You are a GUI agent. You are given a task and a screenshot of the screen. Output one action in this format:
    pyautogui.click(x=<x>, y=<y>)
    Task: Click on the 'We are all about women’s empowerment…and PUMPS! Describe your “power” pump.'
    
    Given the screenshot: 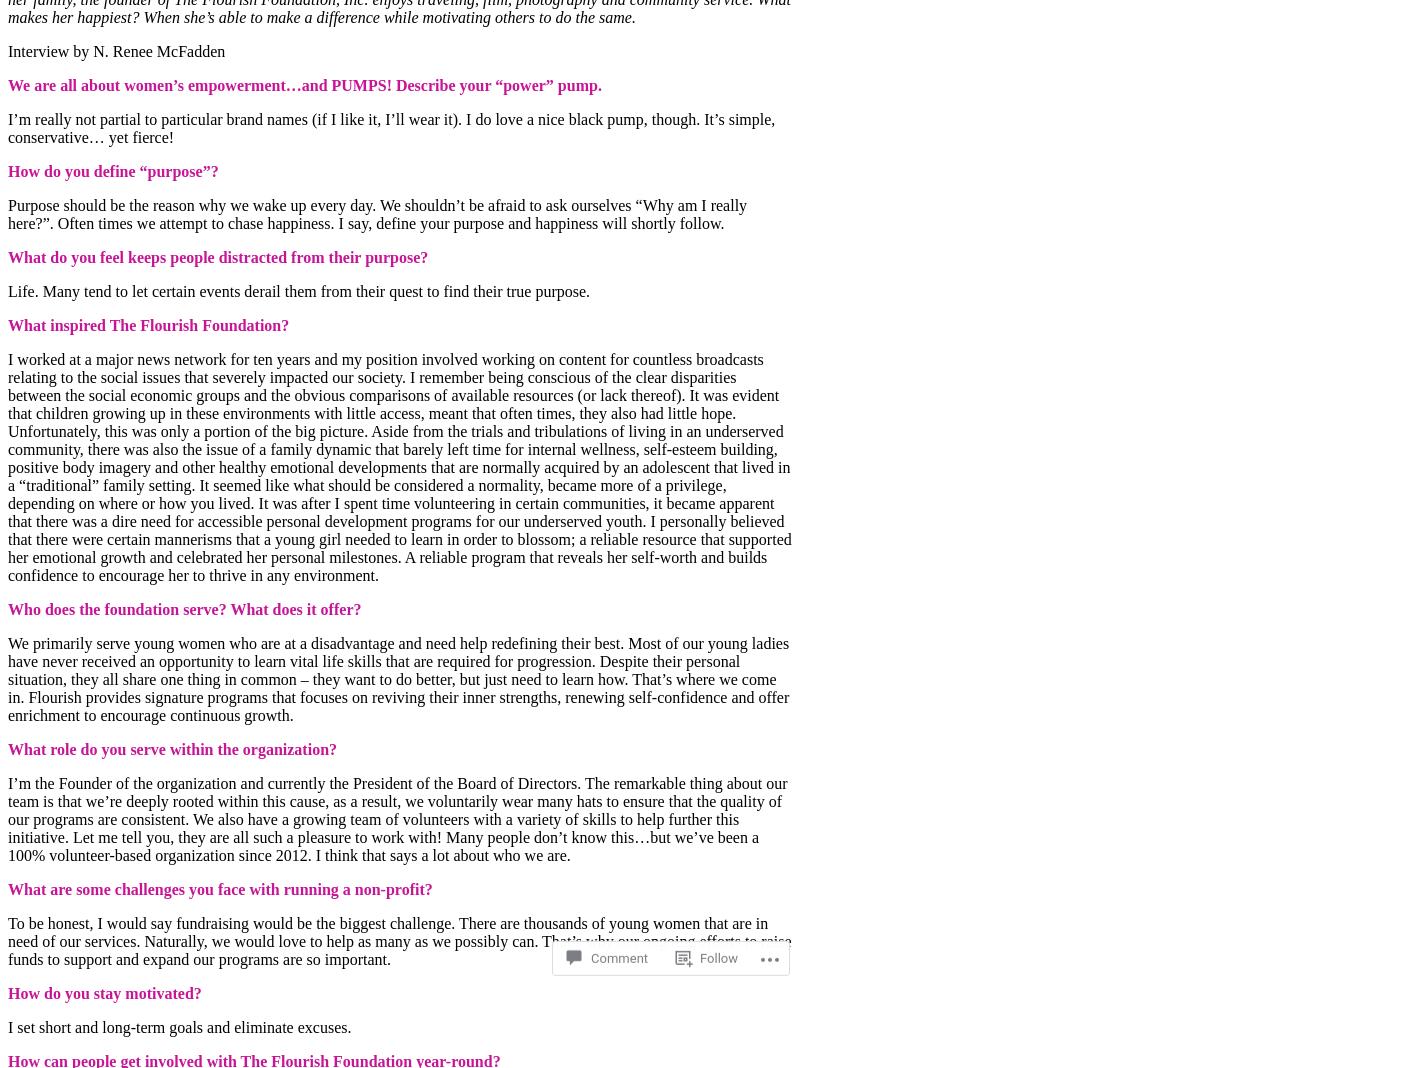 What is the action you would take?
    pyautogui.click(x=304, y=83)
    